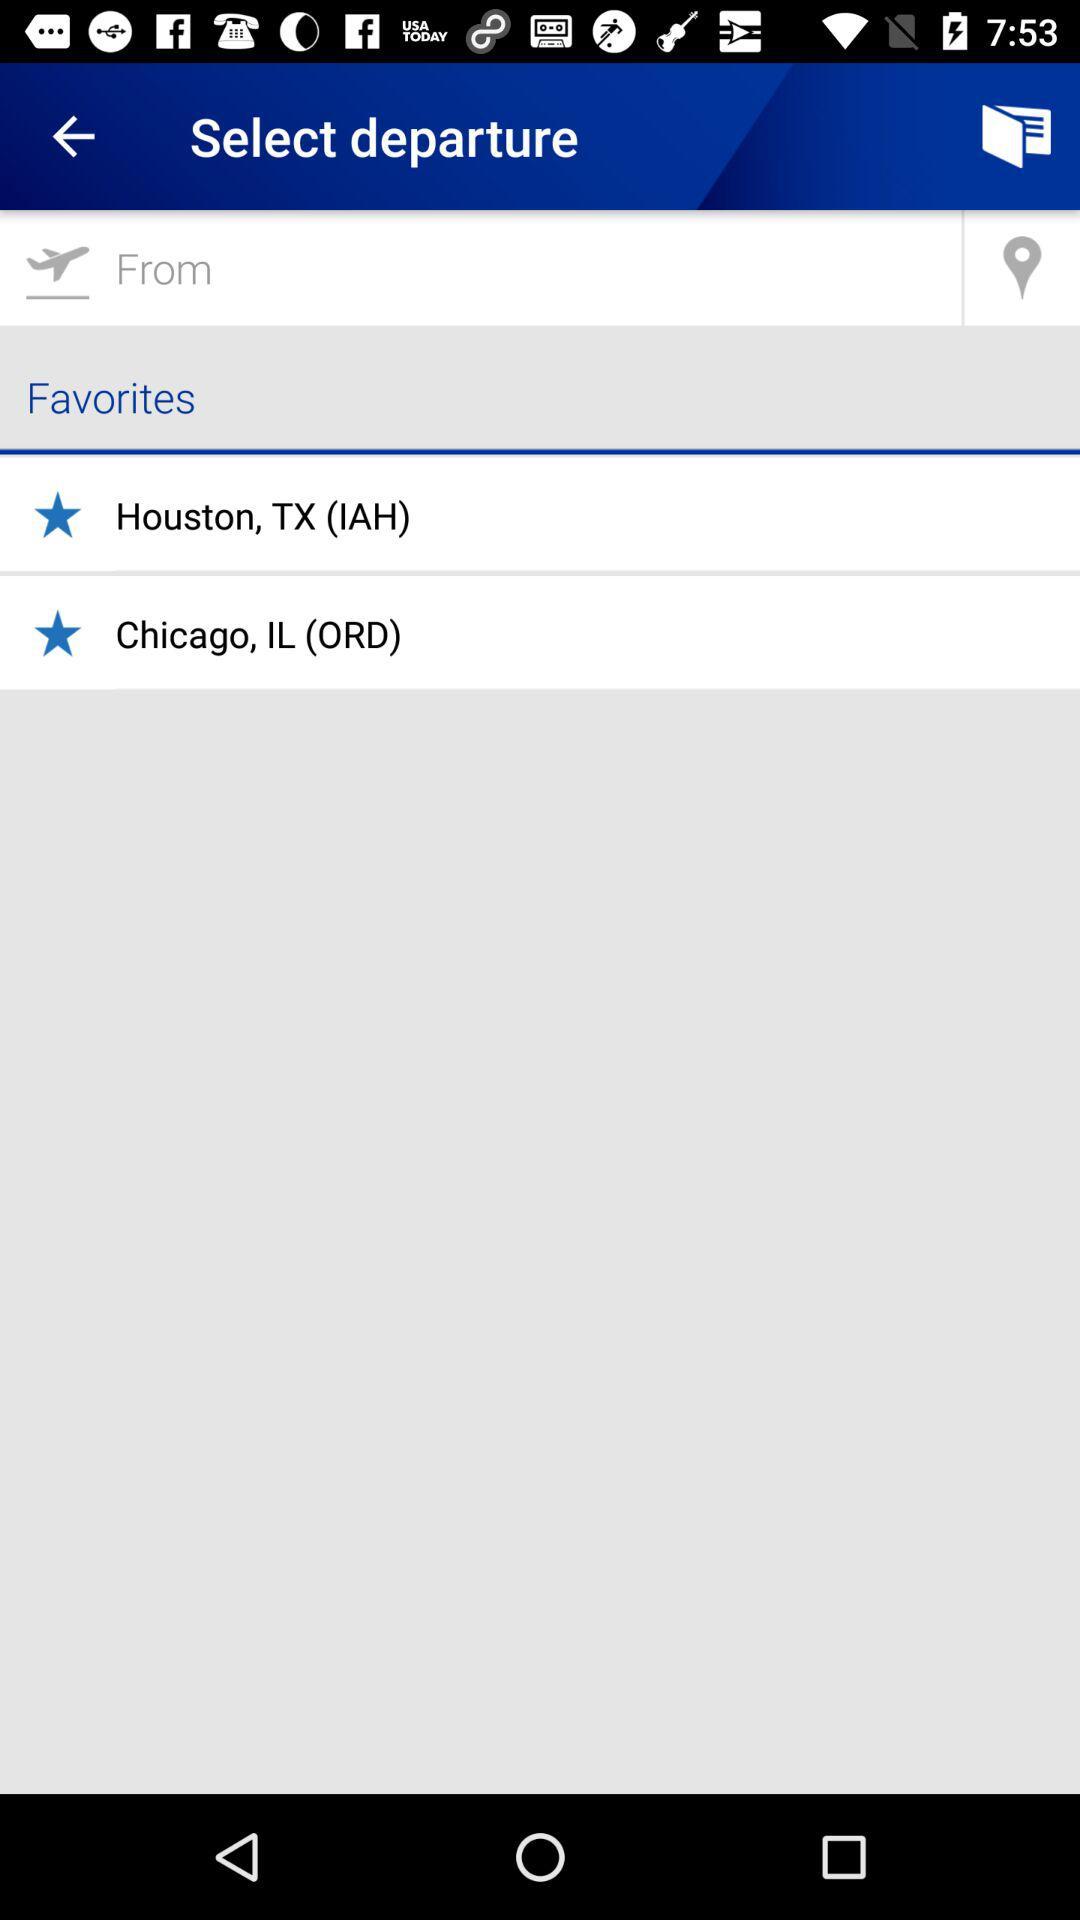  Describe the element at coordinates (480, 266) in the screenshot. I see `departure airport` at that location.